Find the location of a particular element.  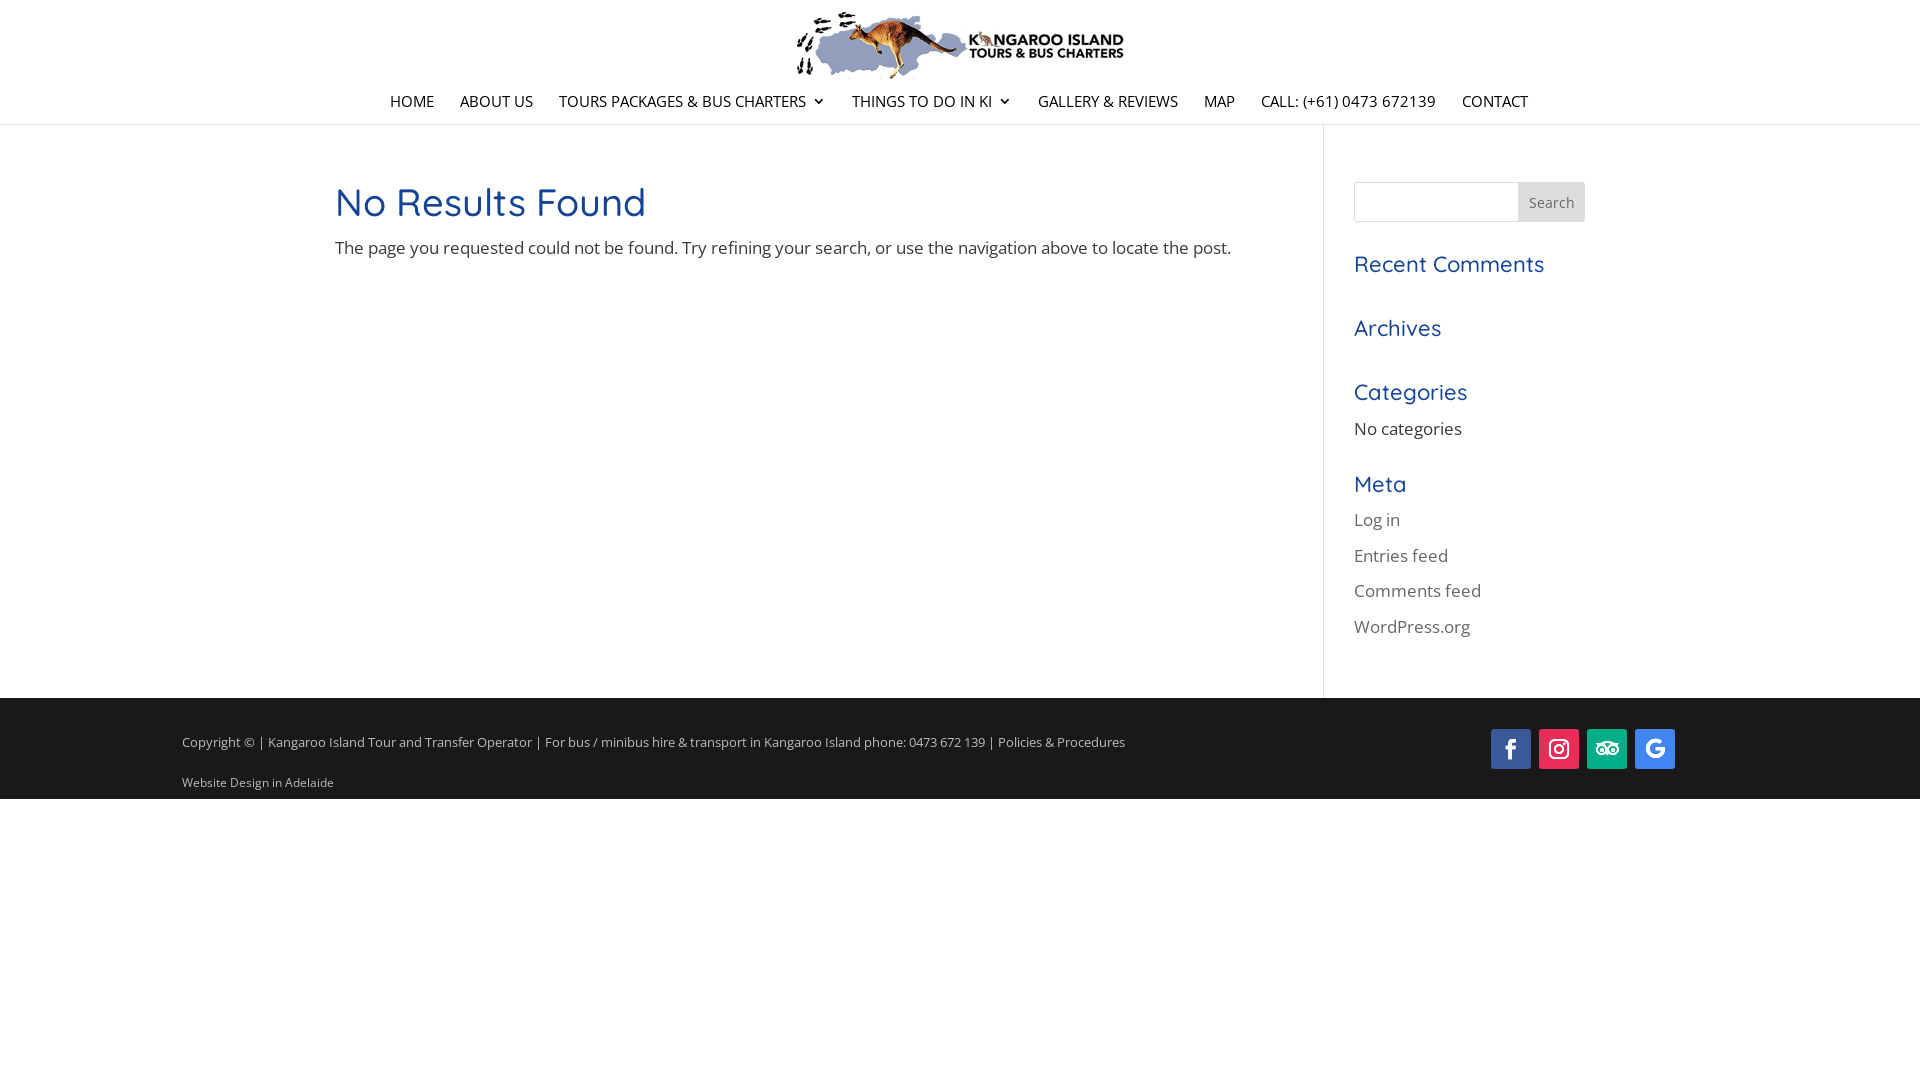

'phone: 0473 672 139' is located at coordinates (923, 741).